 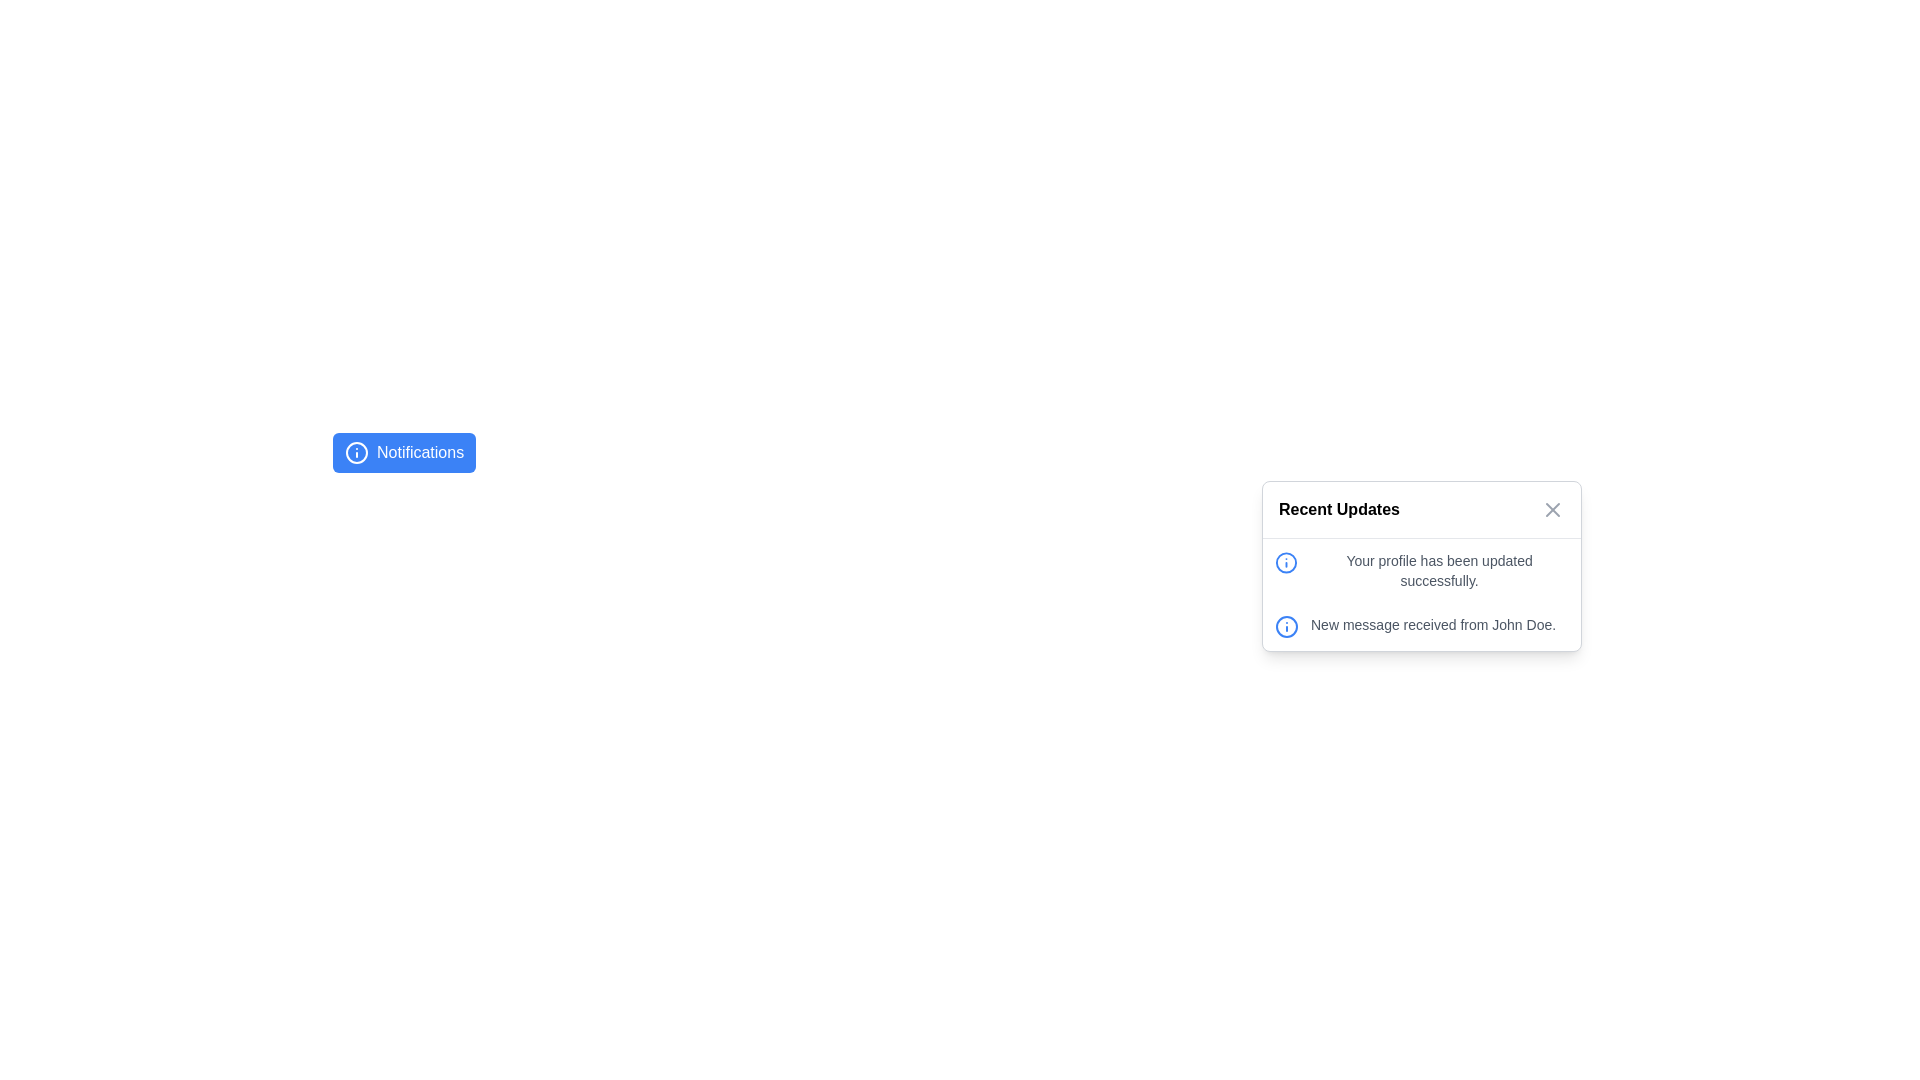 I want to click on the first notification card item in the 'Recent Updates' card to acknowledge or dismiss the profile update success notification, so click(x=1420, y=570).